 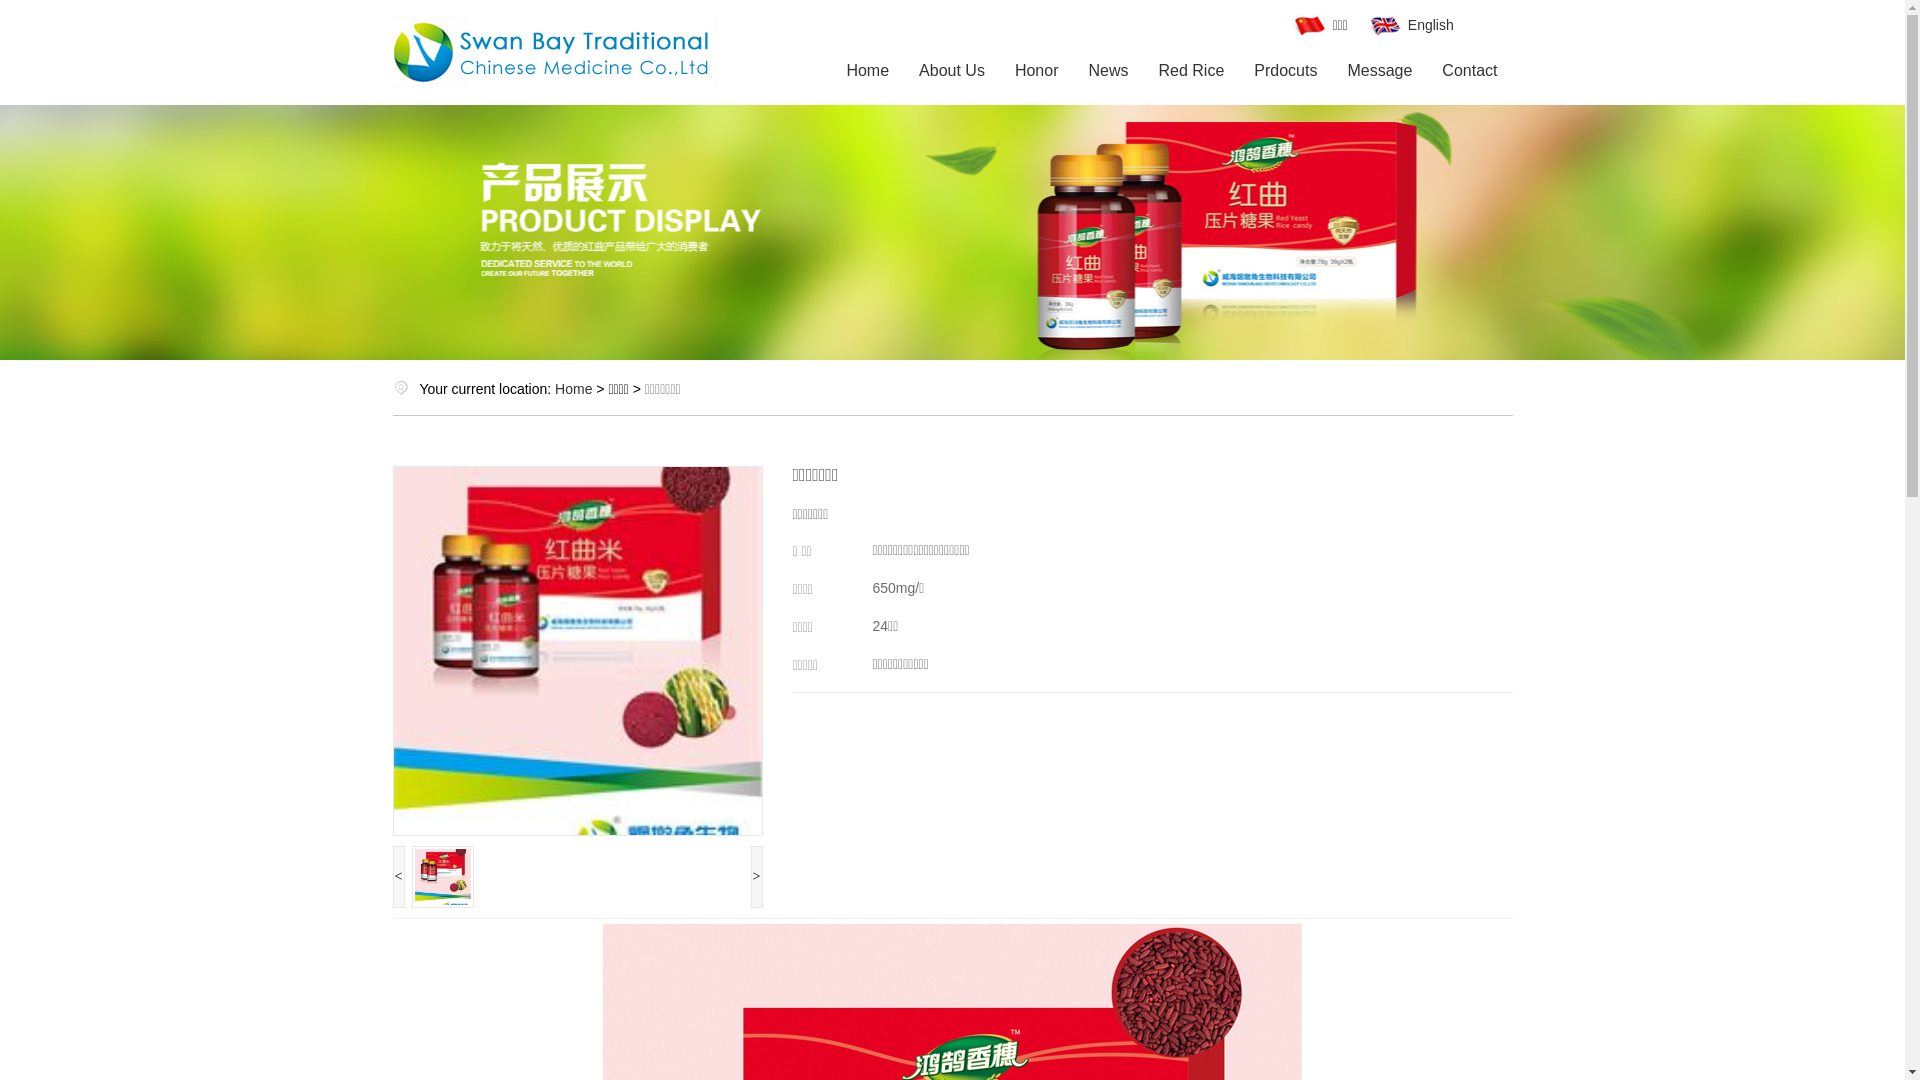 What do you see at coordinates (917, 69) in the screenshot?
I see `'About Us'` at bounding box center [917, 69].